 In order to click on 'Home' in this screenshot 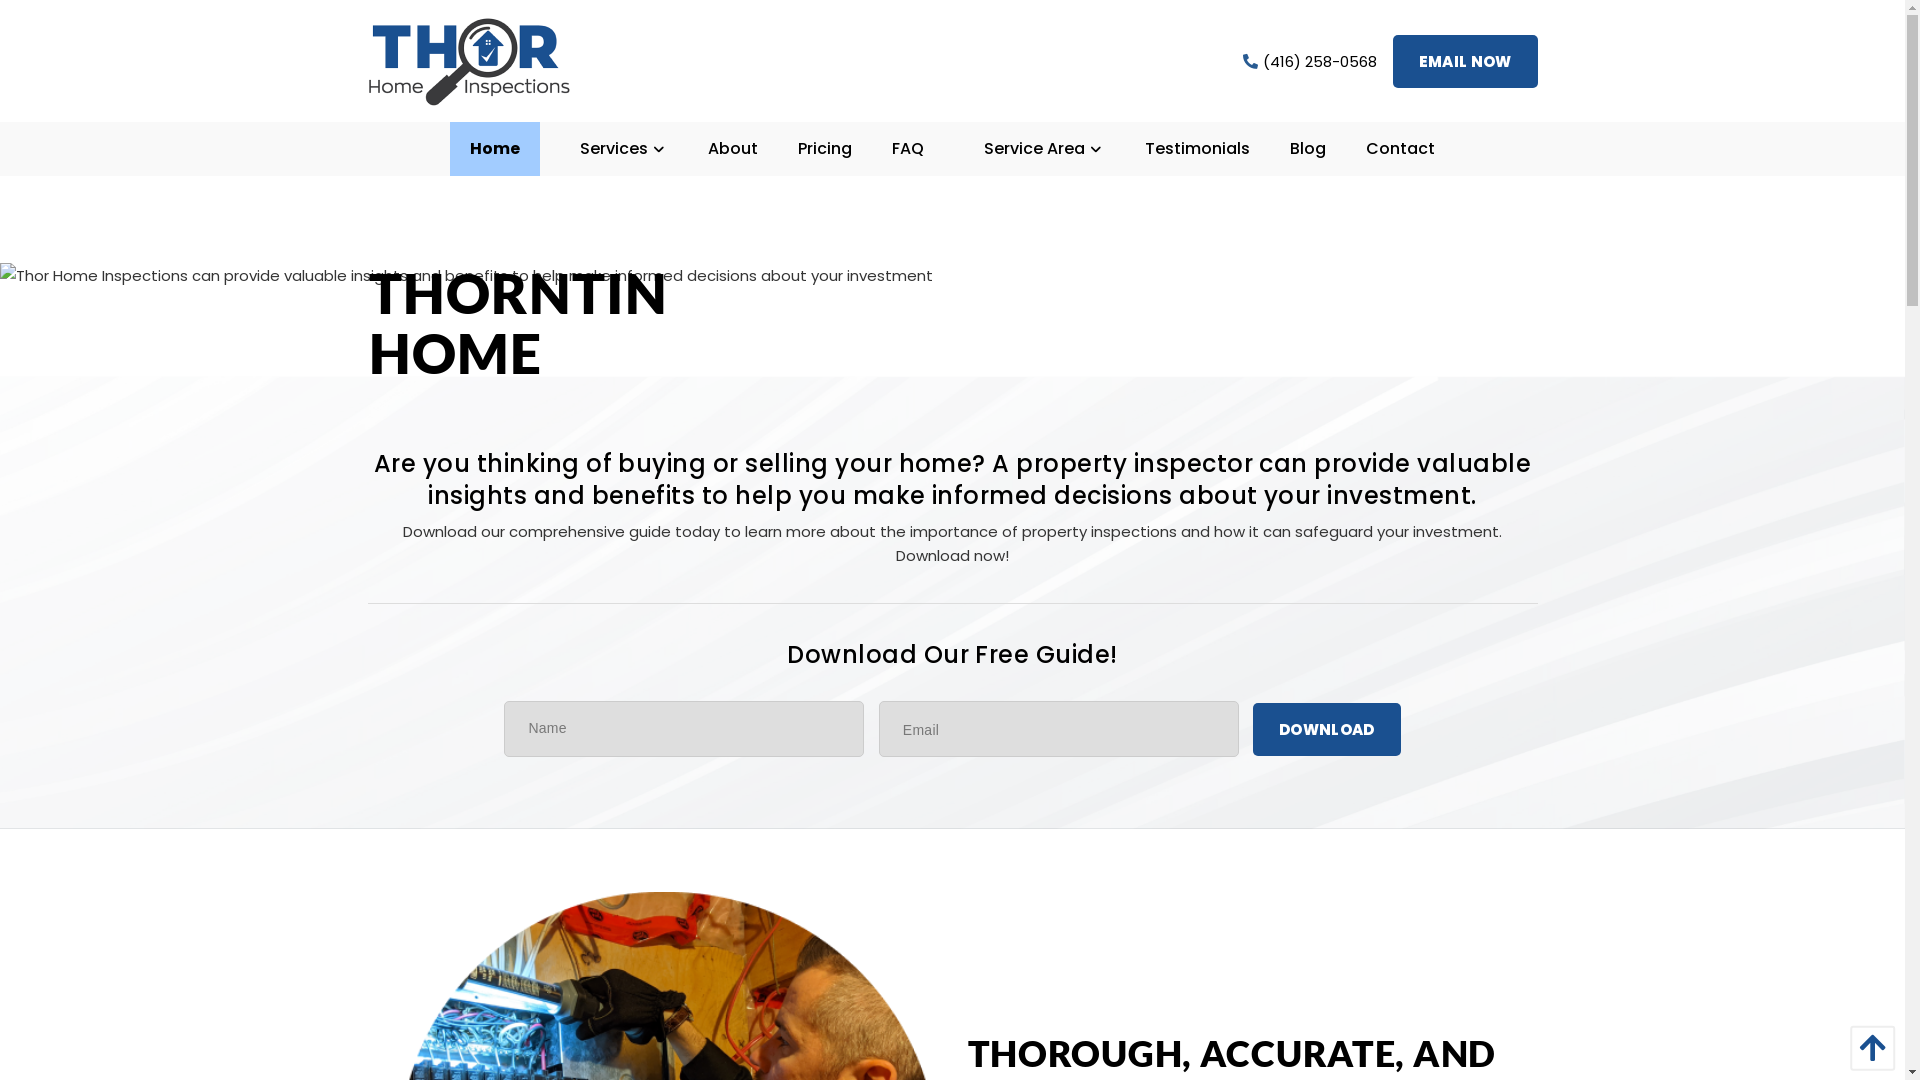, I will do `click(494, 148)`.